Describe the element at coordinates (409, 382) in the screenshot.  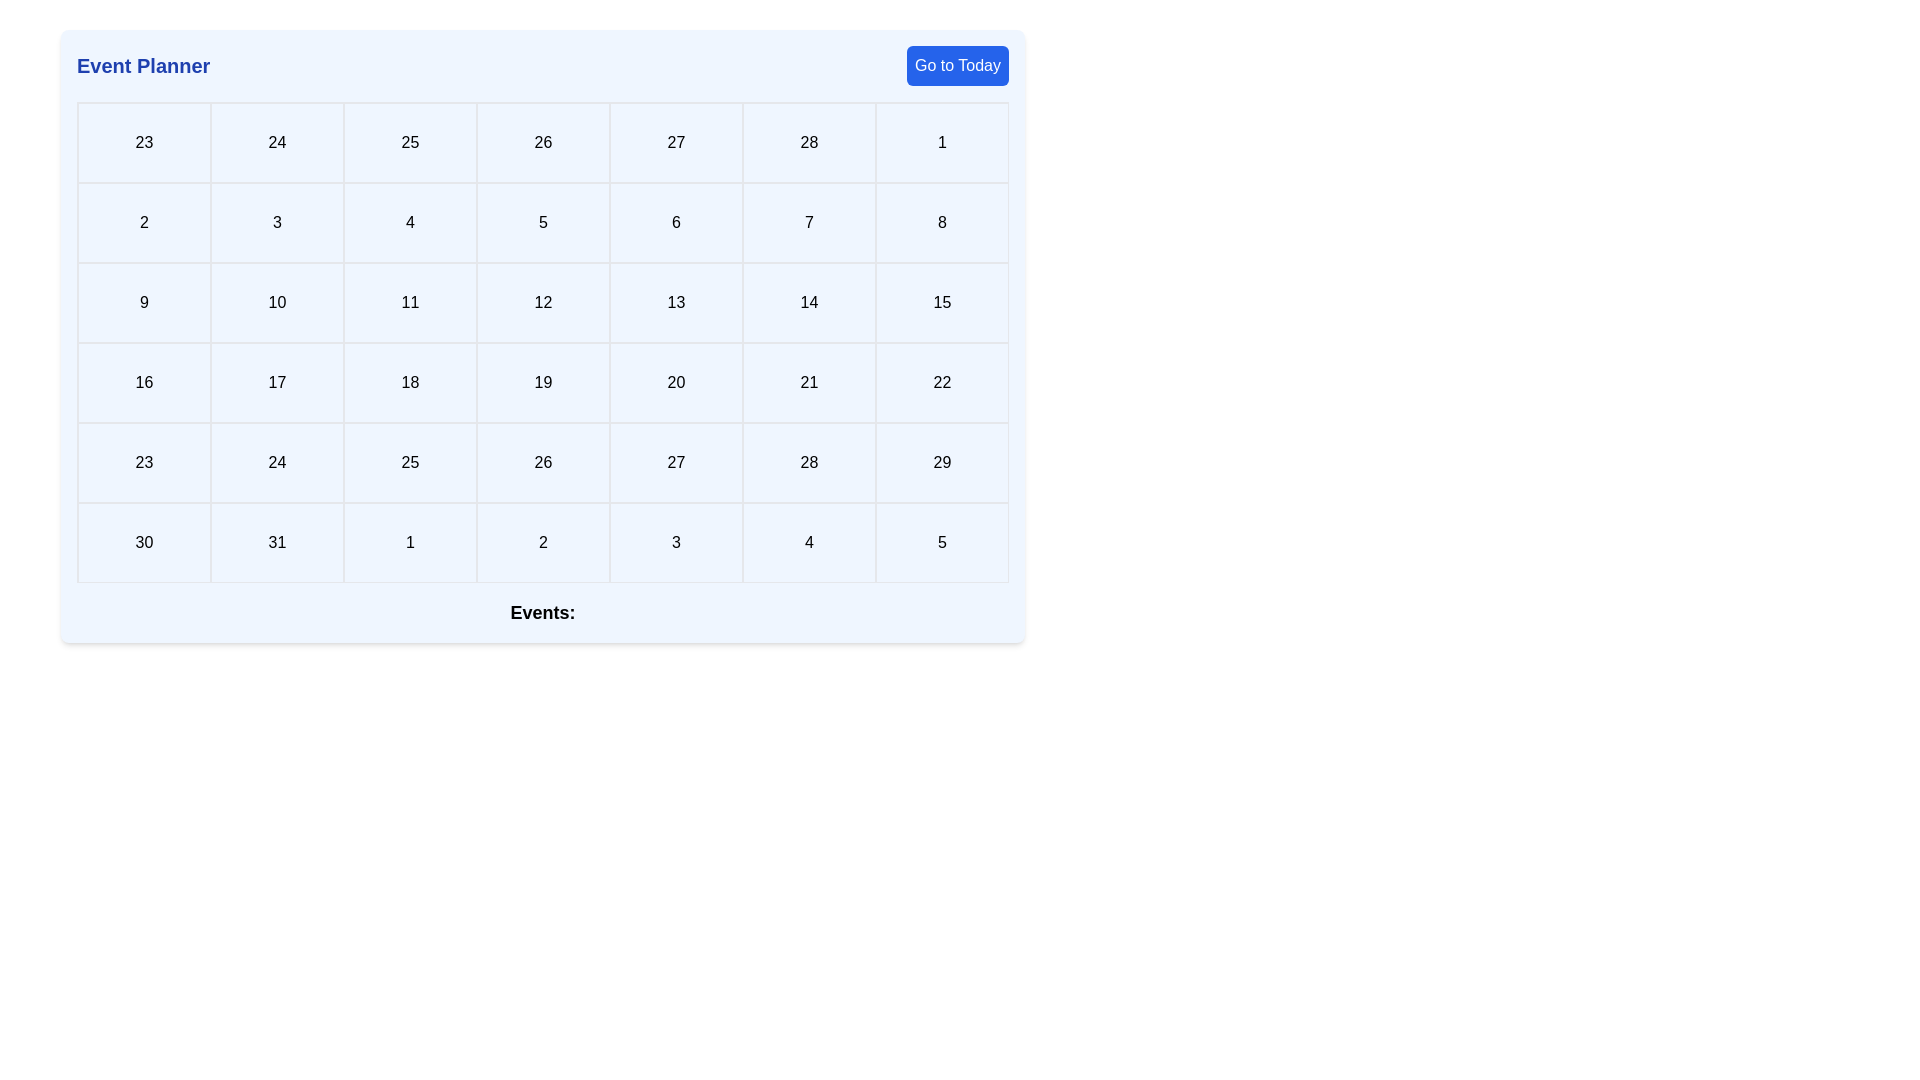
I see `the grid cell displaying the number '18', which is located in the fourth row and third column of the grid layout` at that location.